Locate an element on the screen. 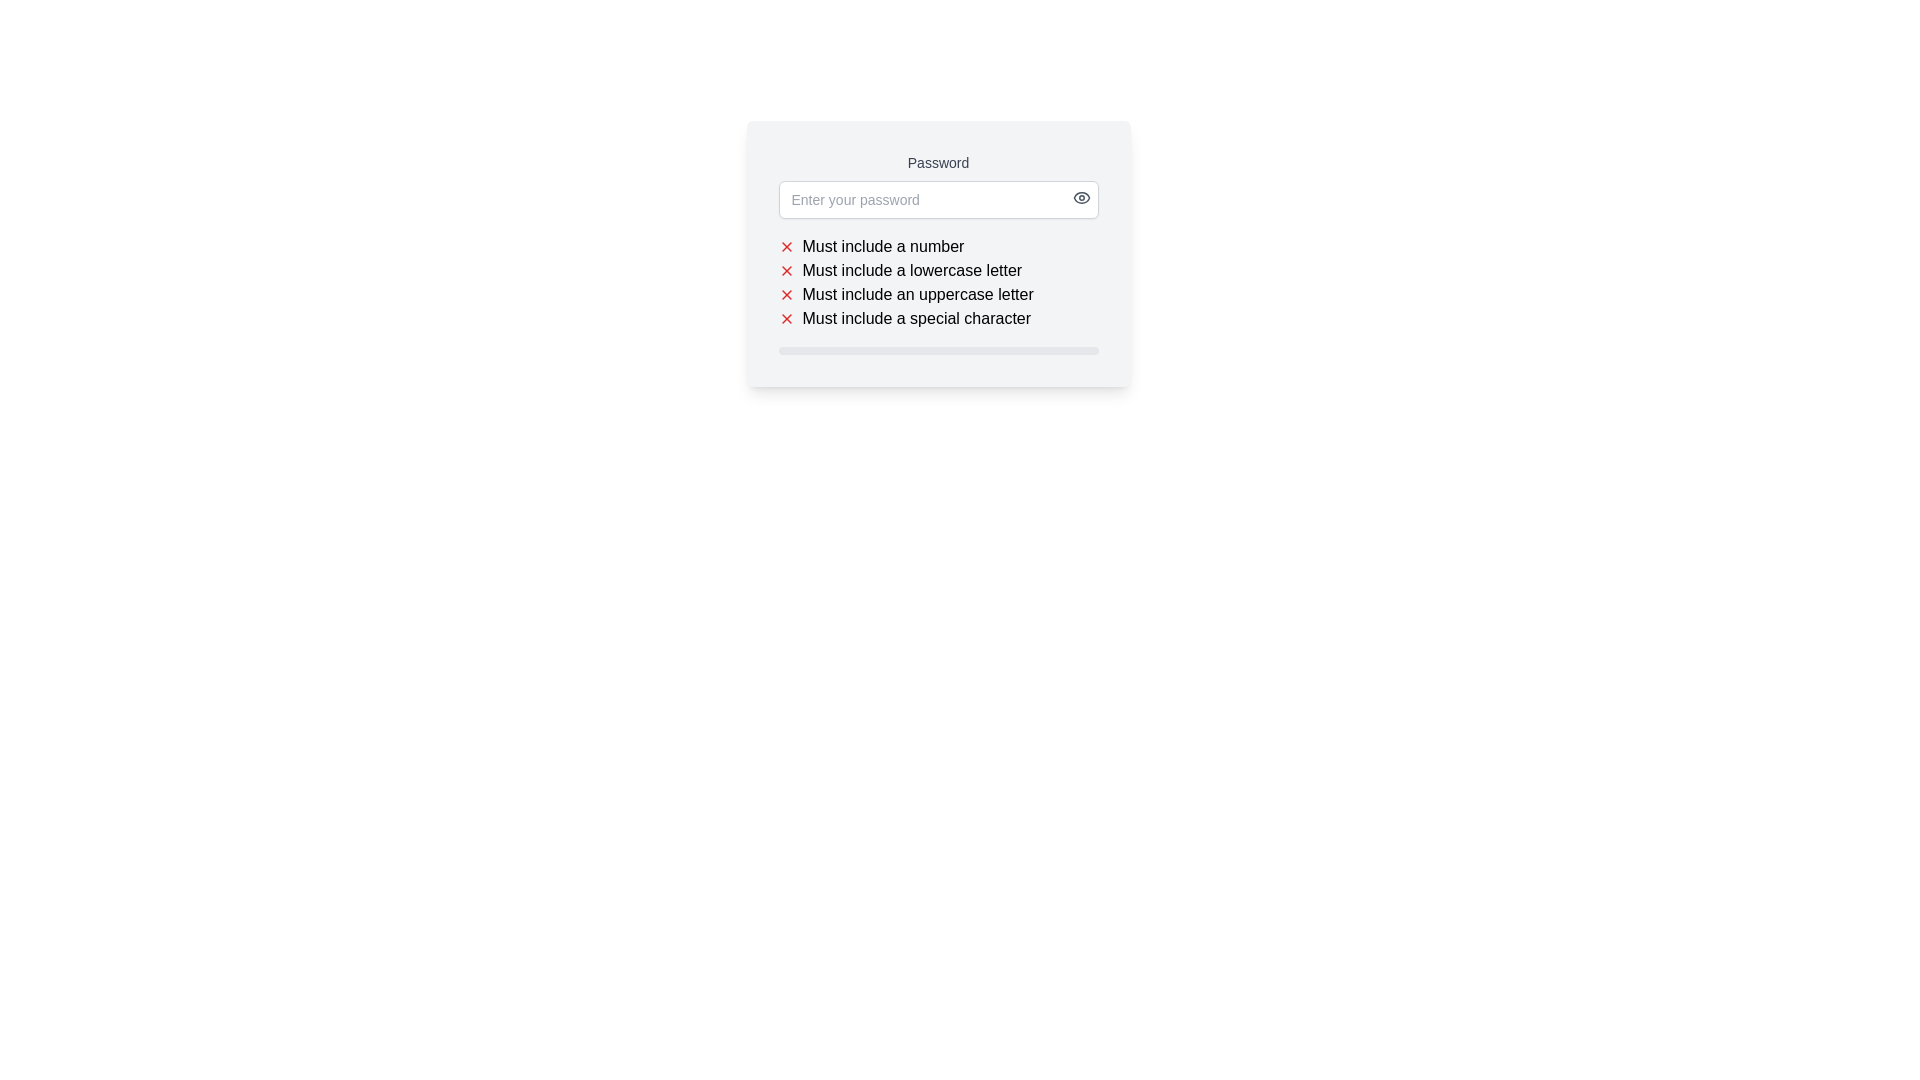 The width and height of the screenshot is (1920, 1080). the icon indicating that the condition 'Must include a number' is not met, located to the left of the corresponding text in the password validation section is located at coordinates (785, 245).